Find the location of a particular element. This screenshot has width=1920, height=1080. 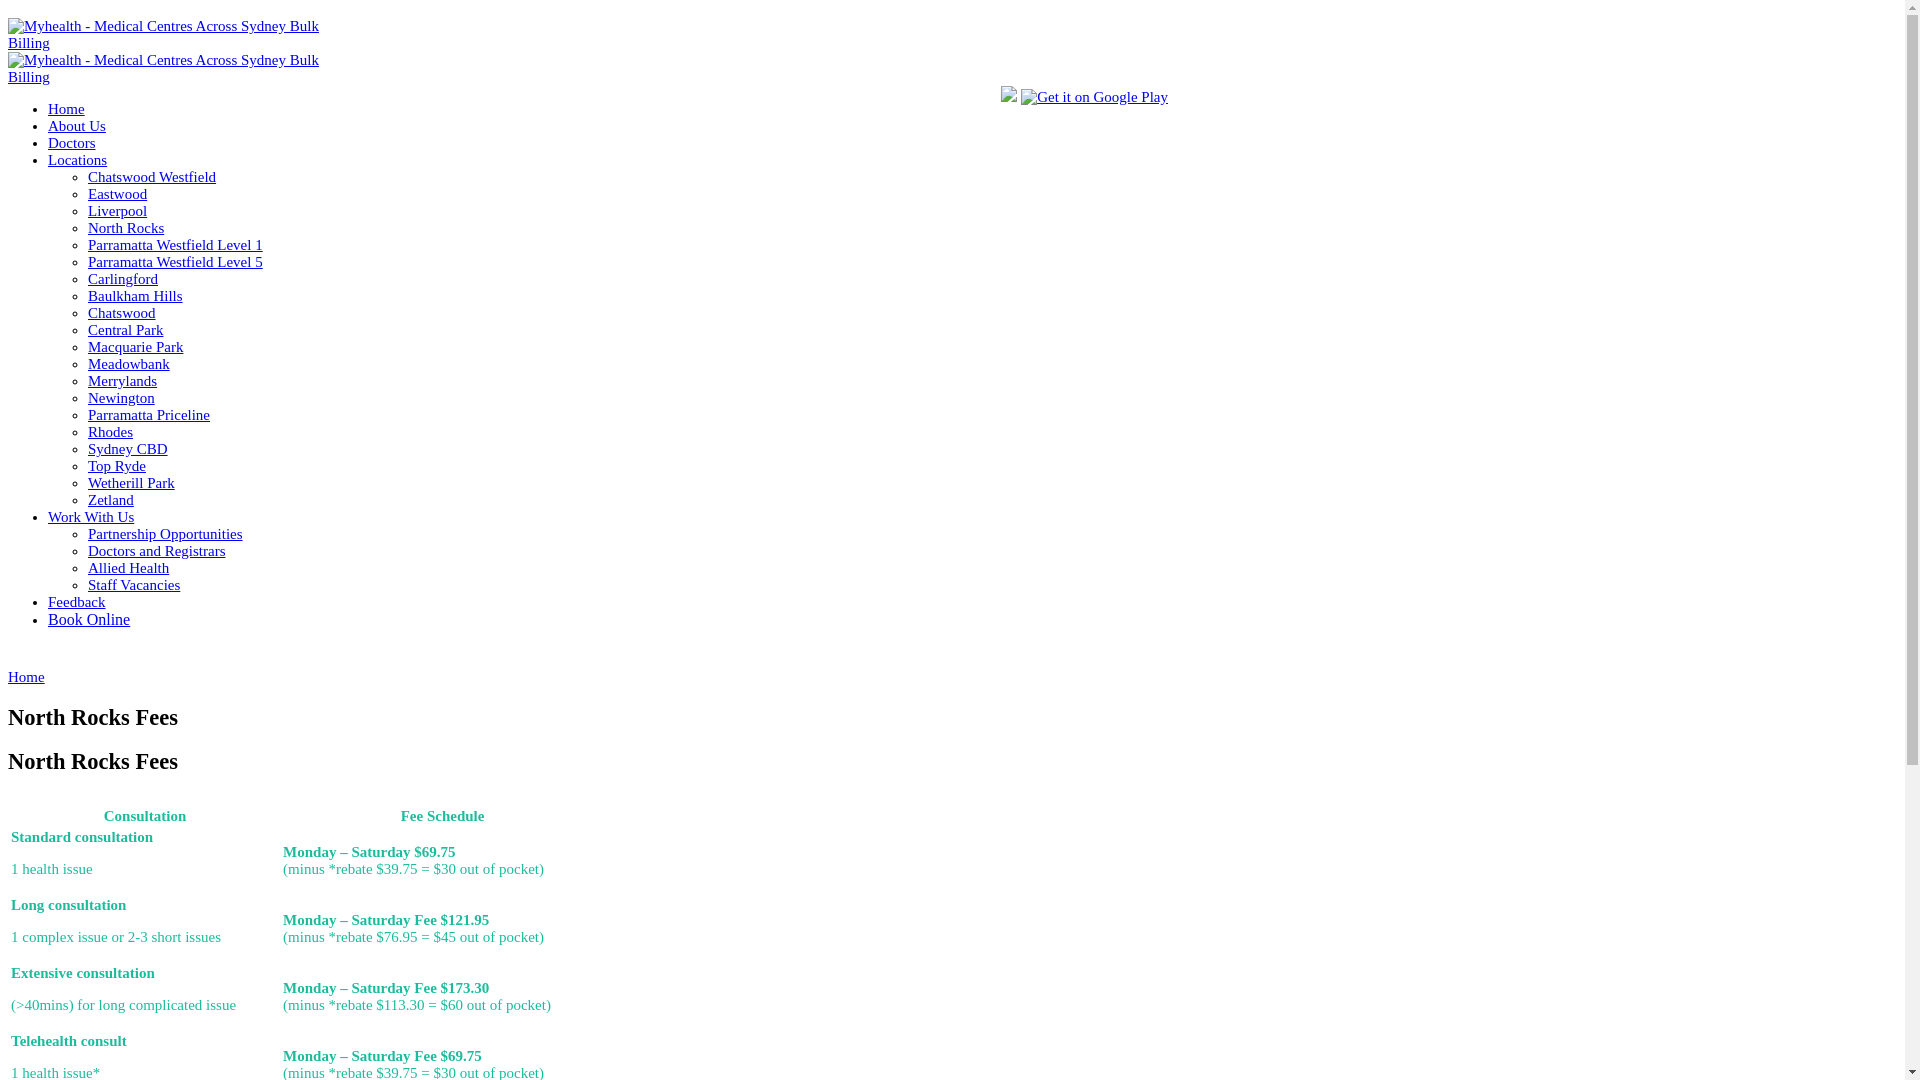

'Baulkham Hills' is located at coordinates (134, 296).